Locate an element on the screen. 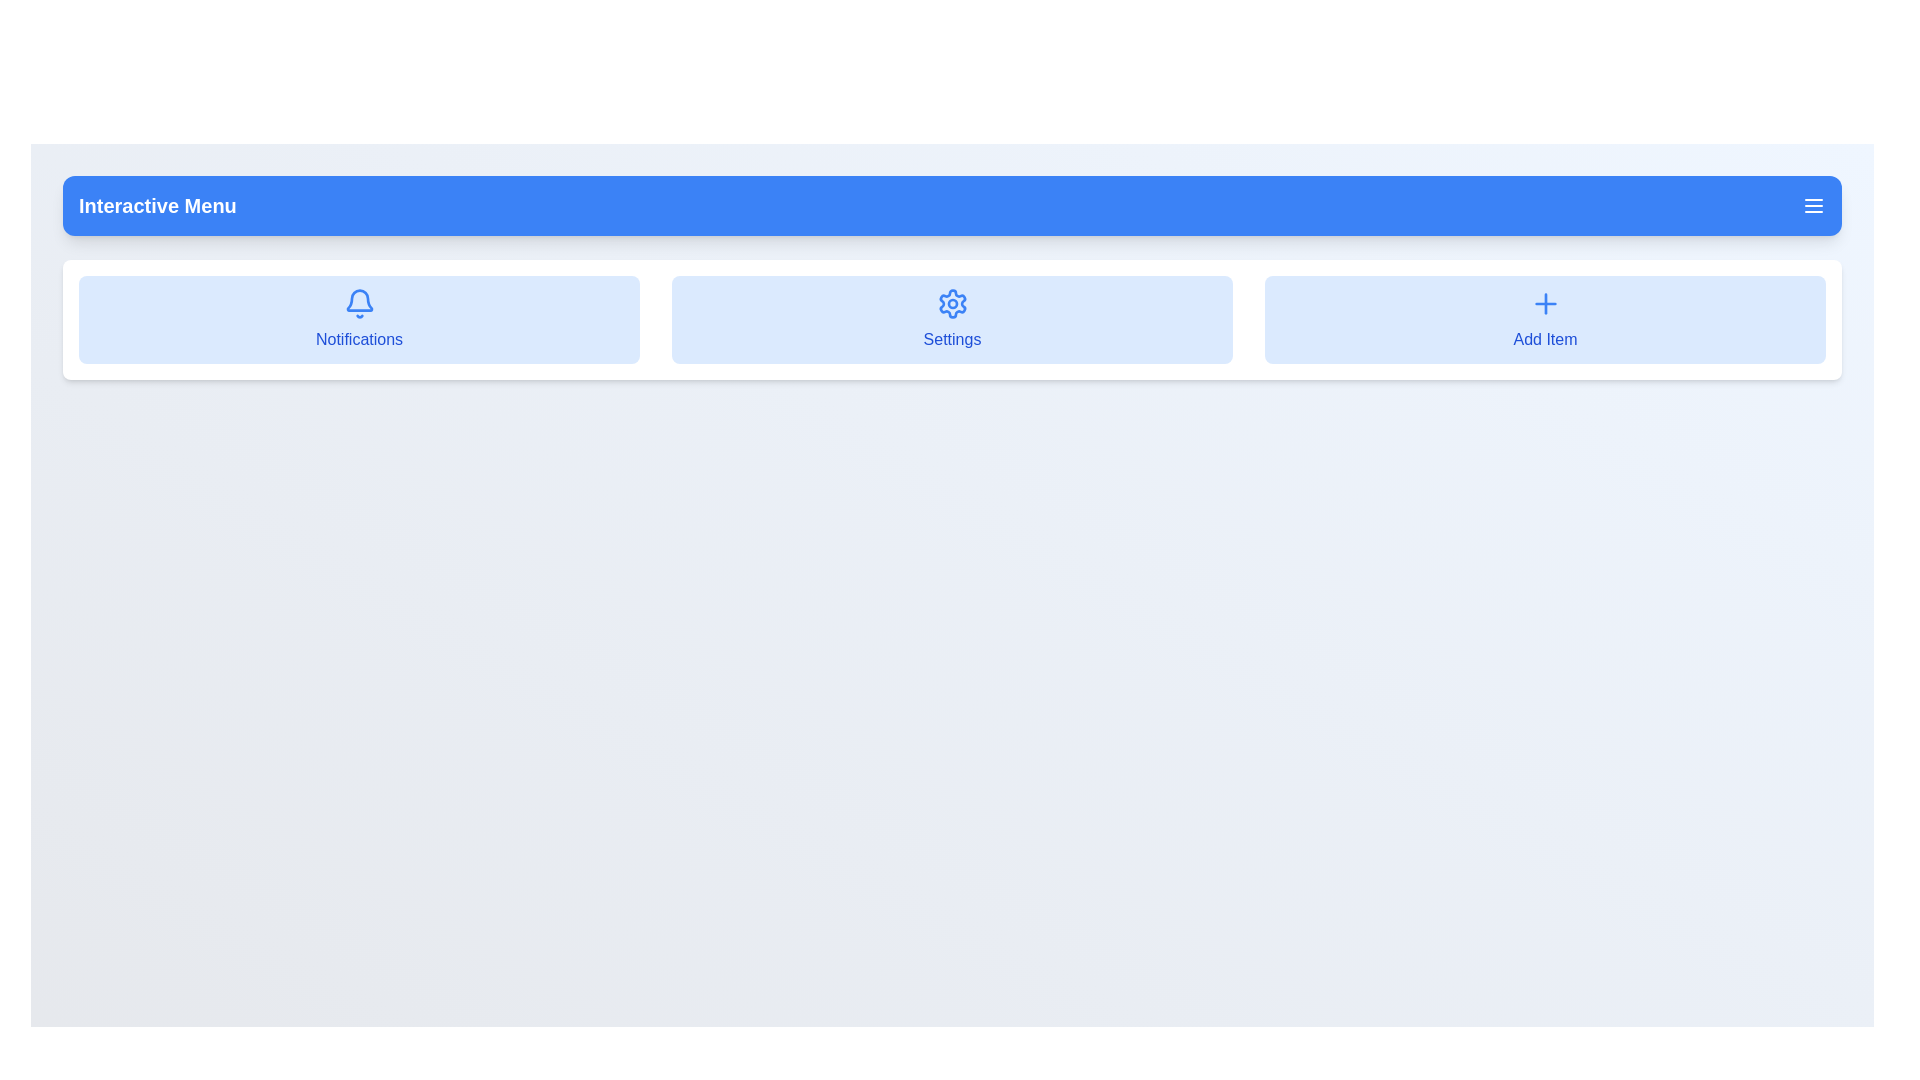 The image size is (1920, 1080). the menu toggle button to toggle the menu visibility is located at coordinates (1814, 205).